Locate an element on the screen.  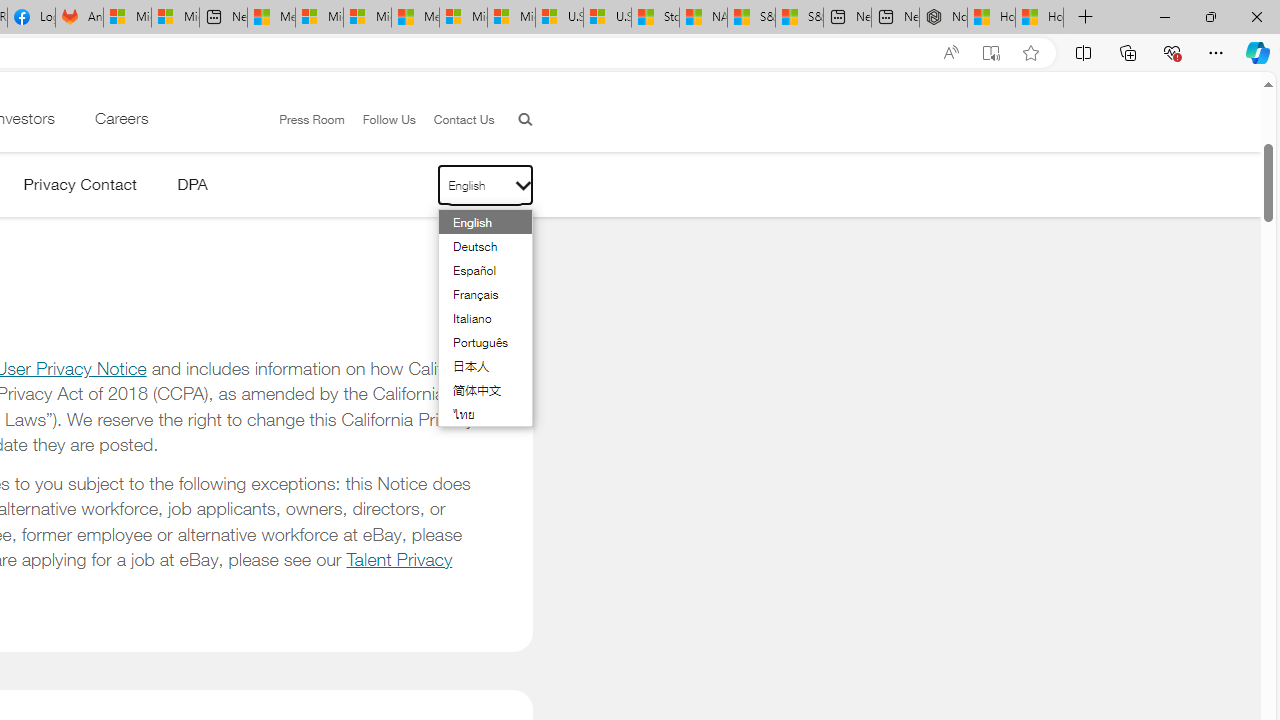
'English' is located at coordinates (473, 222).